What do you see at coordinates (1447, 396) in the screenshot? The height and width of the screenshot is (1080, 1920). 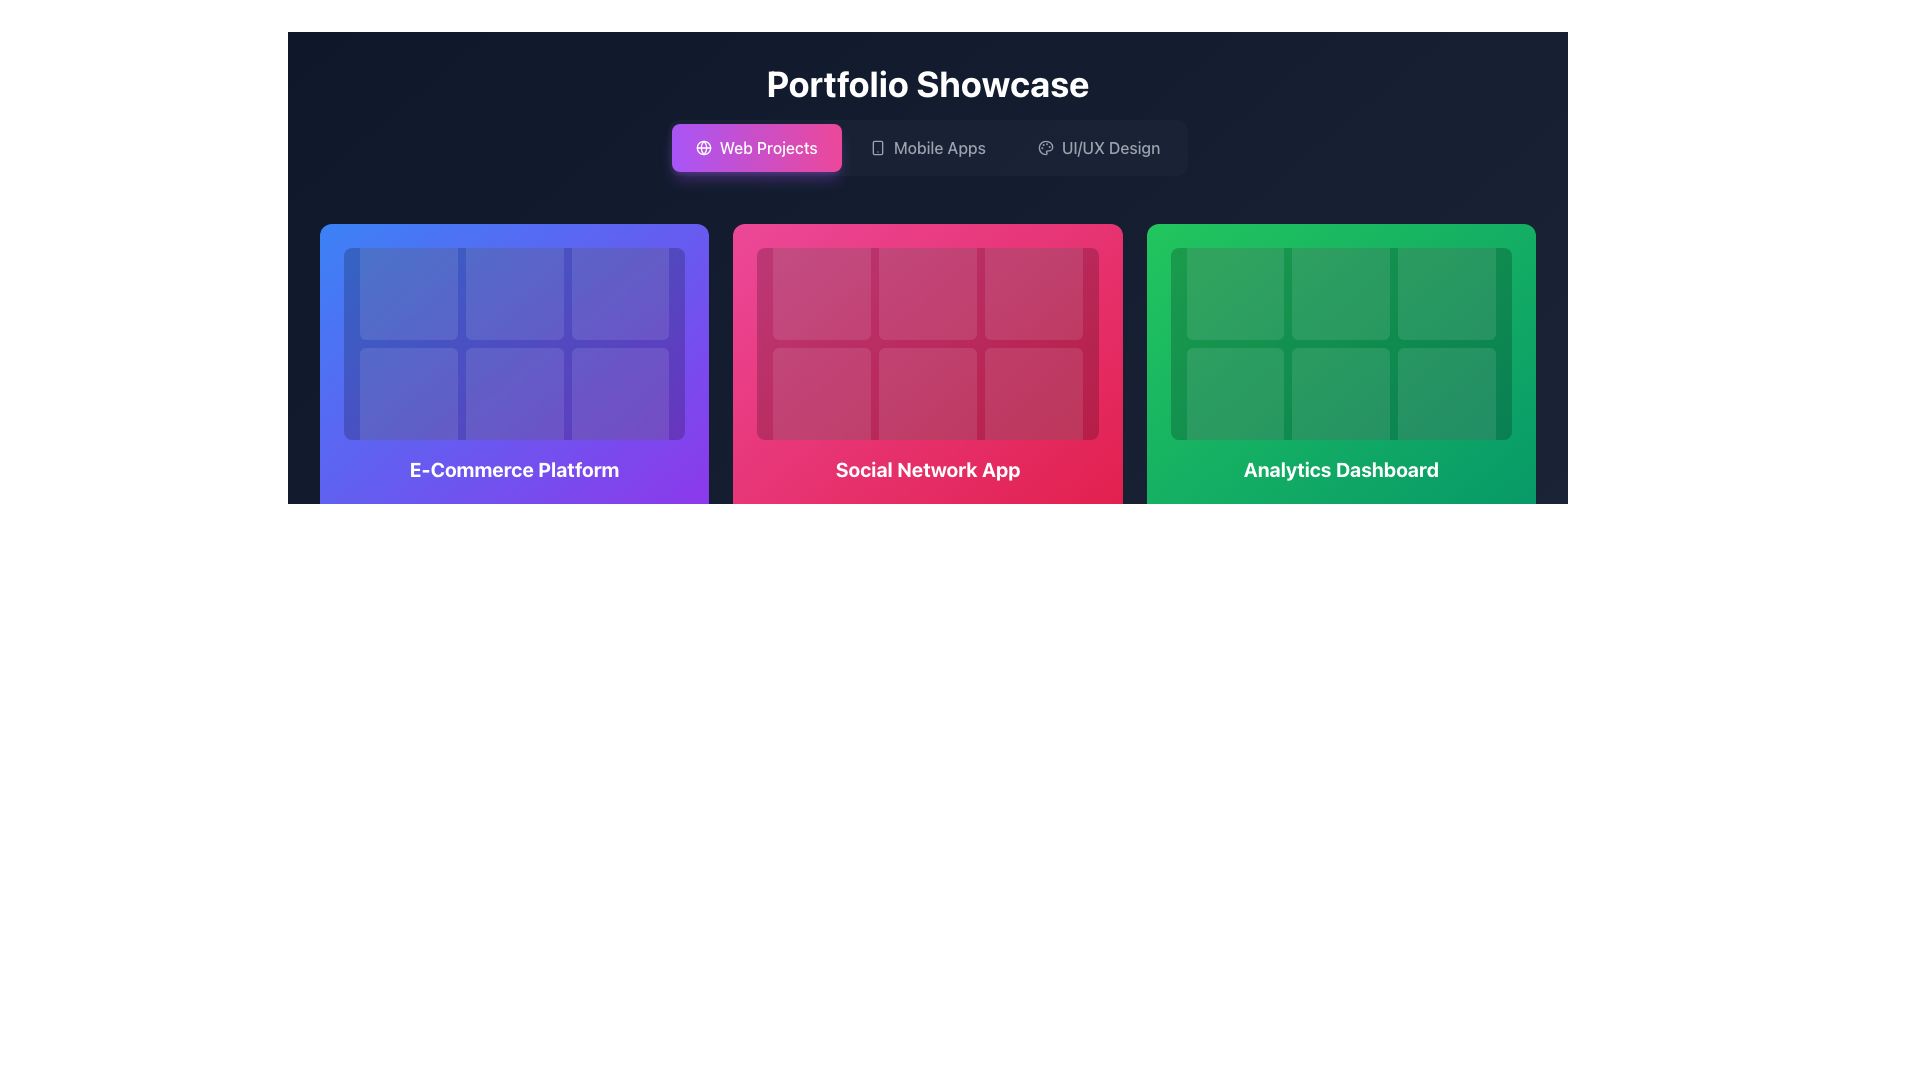 I see `the sixth square in the 3x2 grid layout with a green background in the 'Analytics Dashboard' card` at bounding box center [1447, 396].